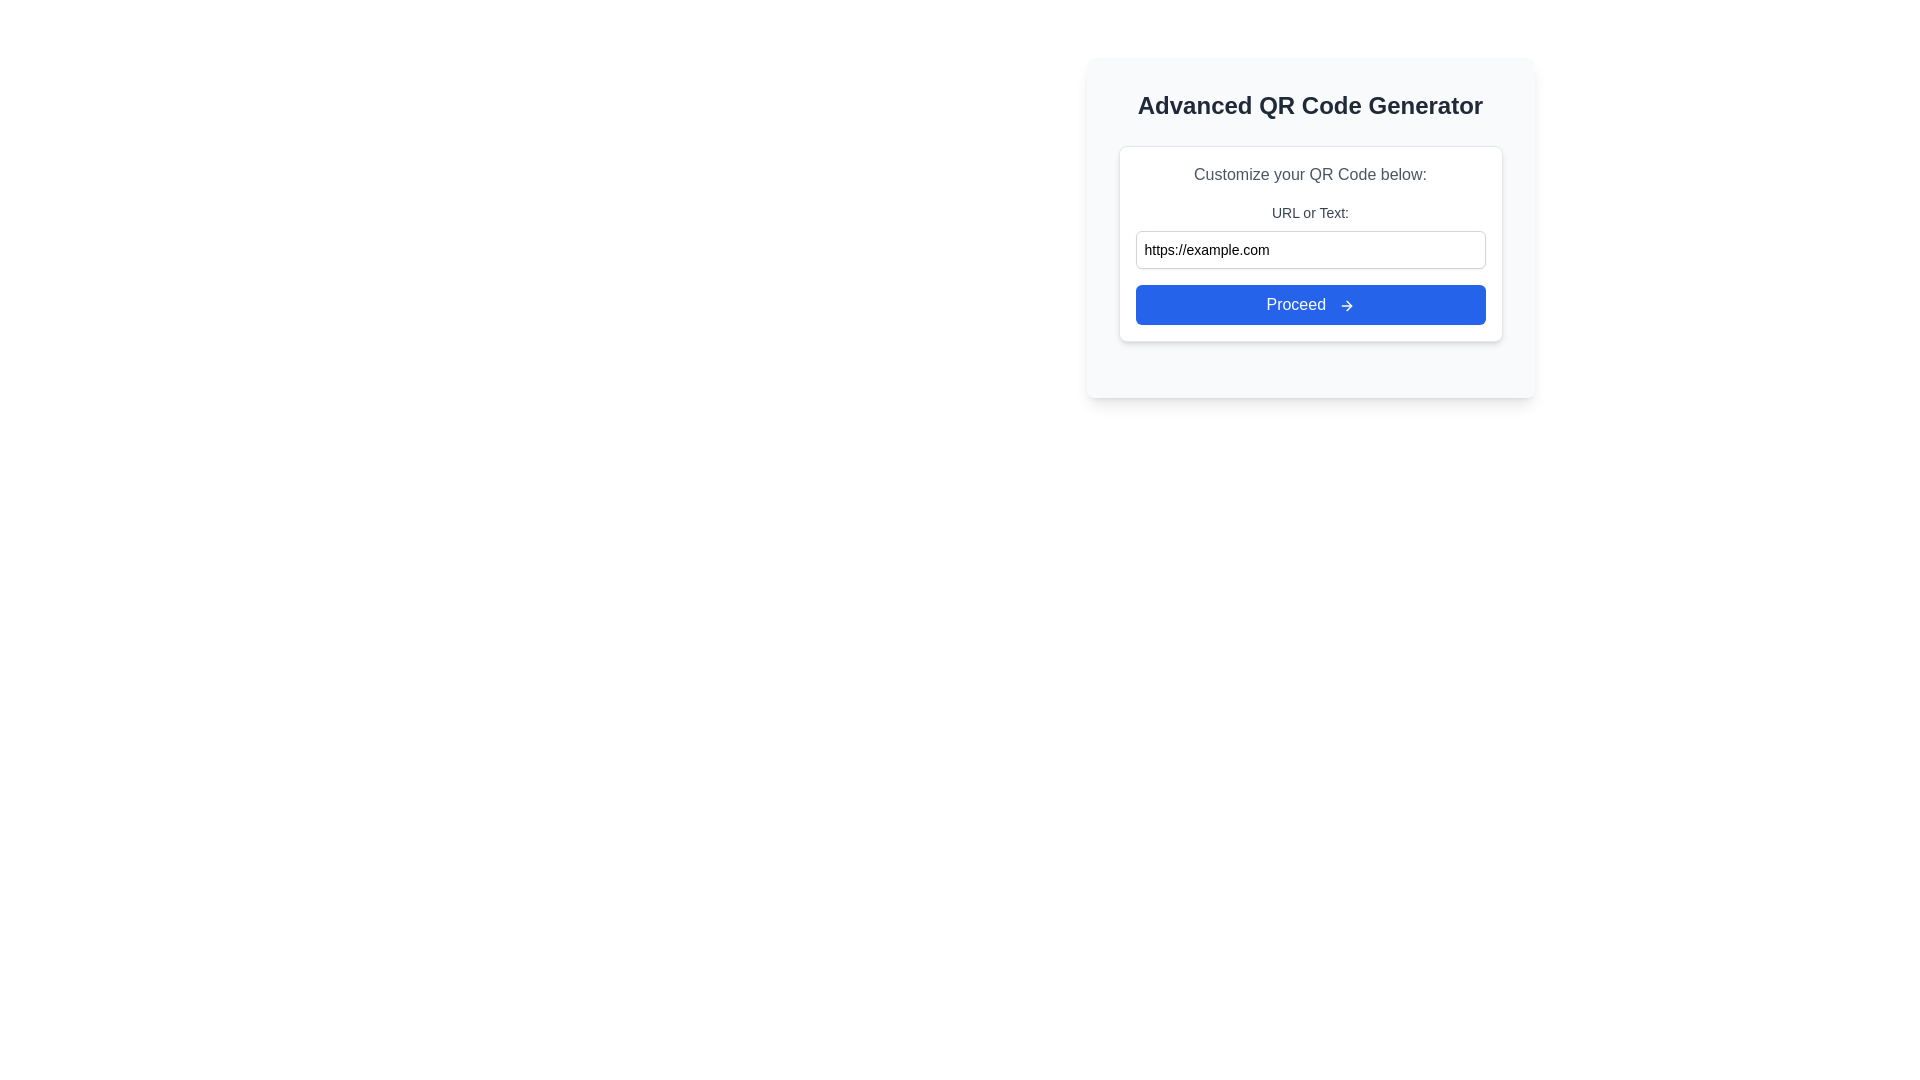 This screenshot has height=1080, width=1920. What do you see at coordinates (1310, 212) in the screenshot?
I see `the text label reading 'URL or Text:' which is located above the URL input field in the form titled 'Customize your QR Code below:'` at bounding box center [1310, 212].